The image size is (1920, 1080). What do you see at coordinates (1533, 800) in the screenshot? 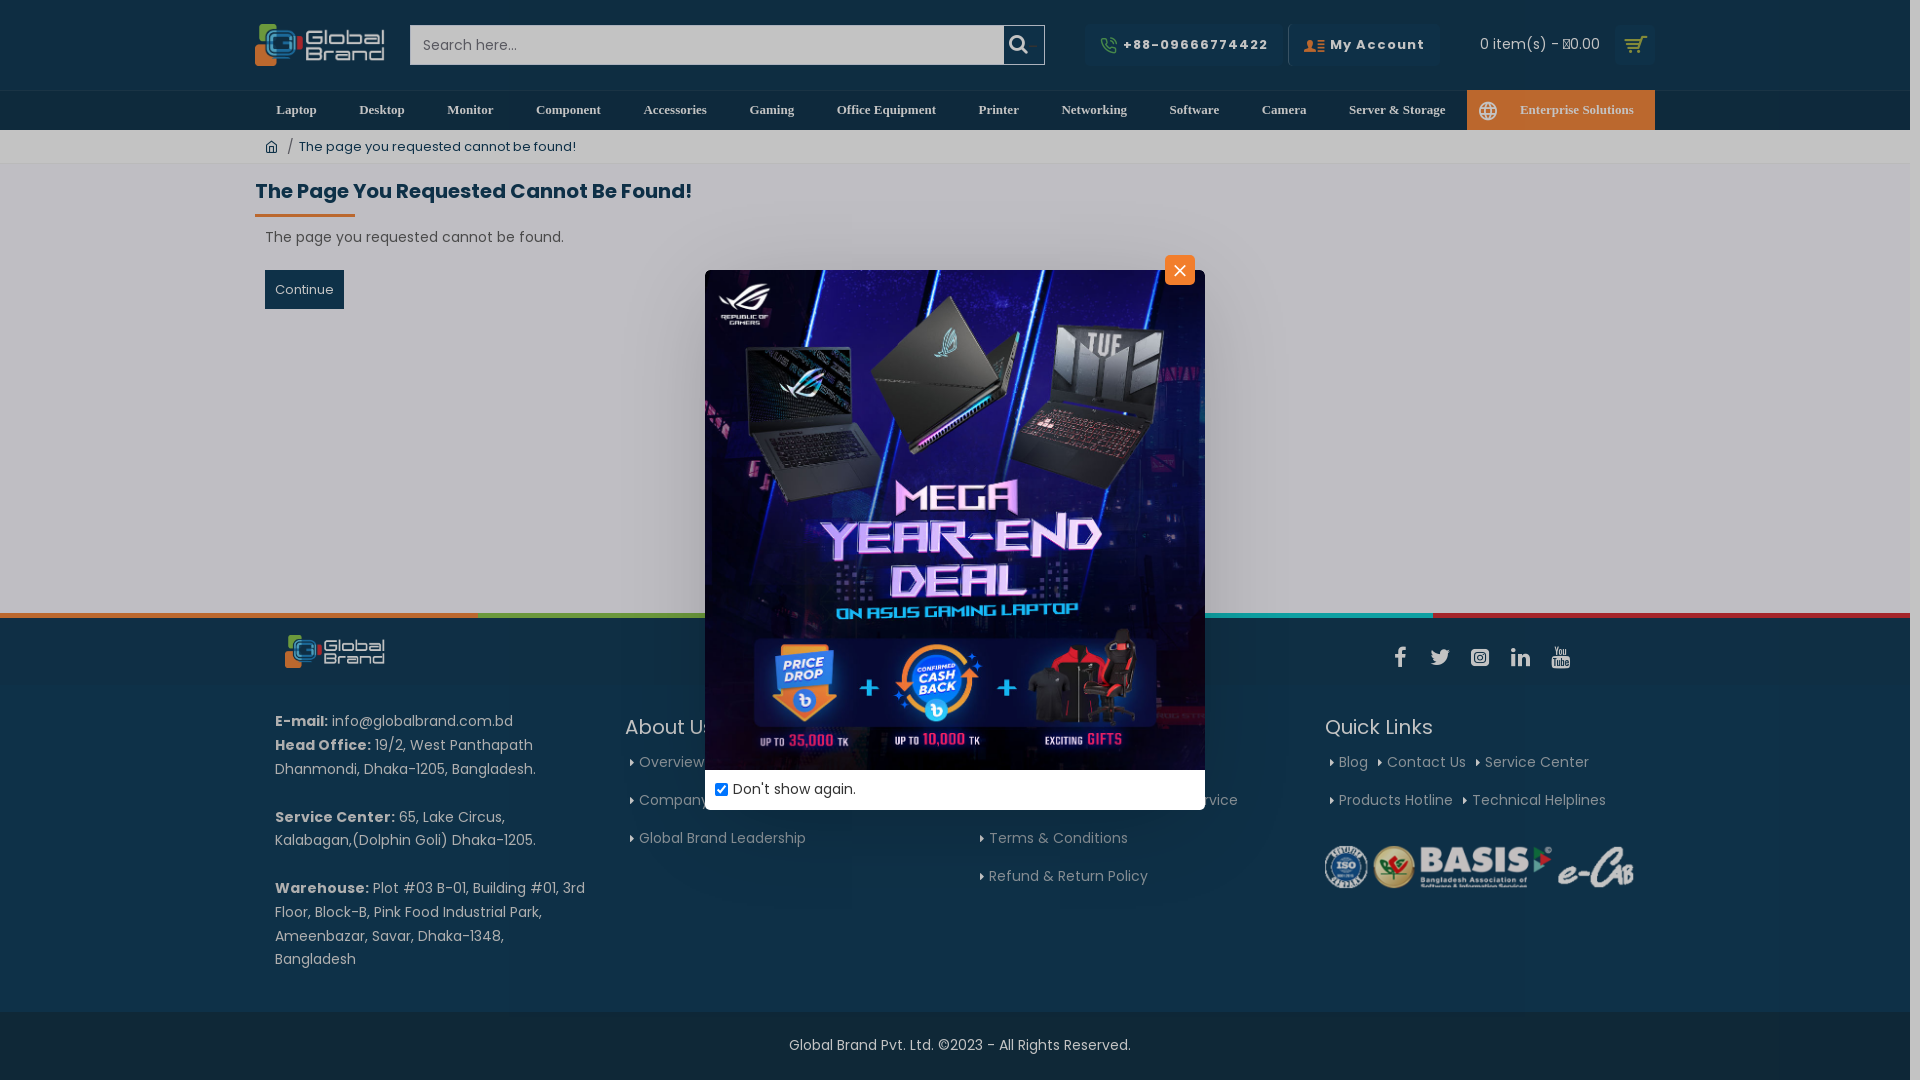
I see `'Technical Helplines'` at bounding box center [1533, 800].